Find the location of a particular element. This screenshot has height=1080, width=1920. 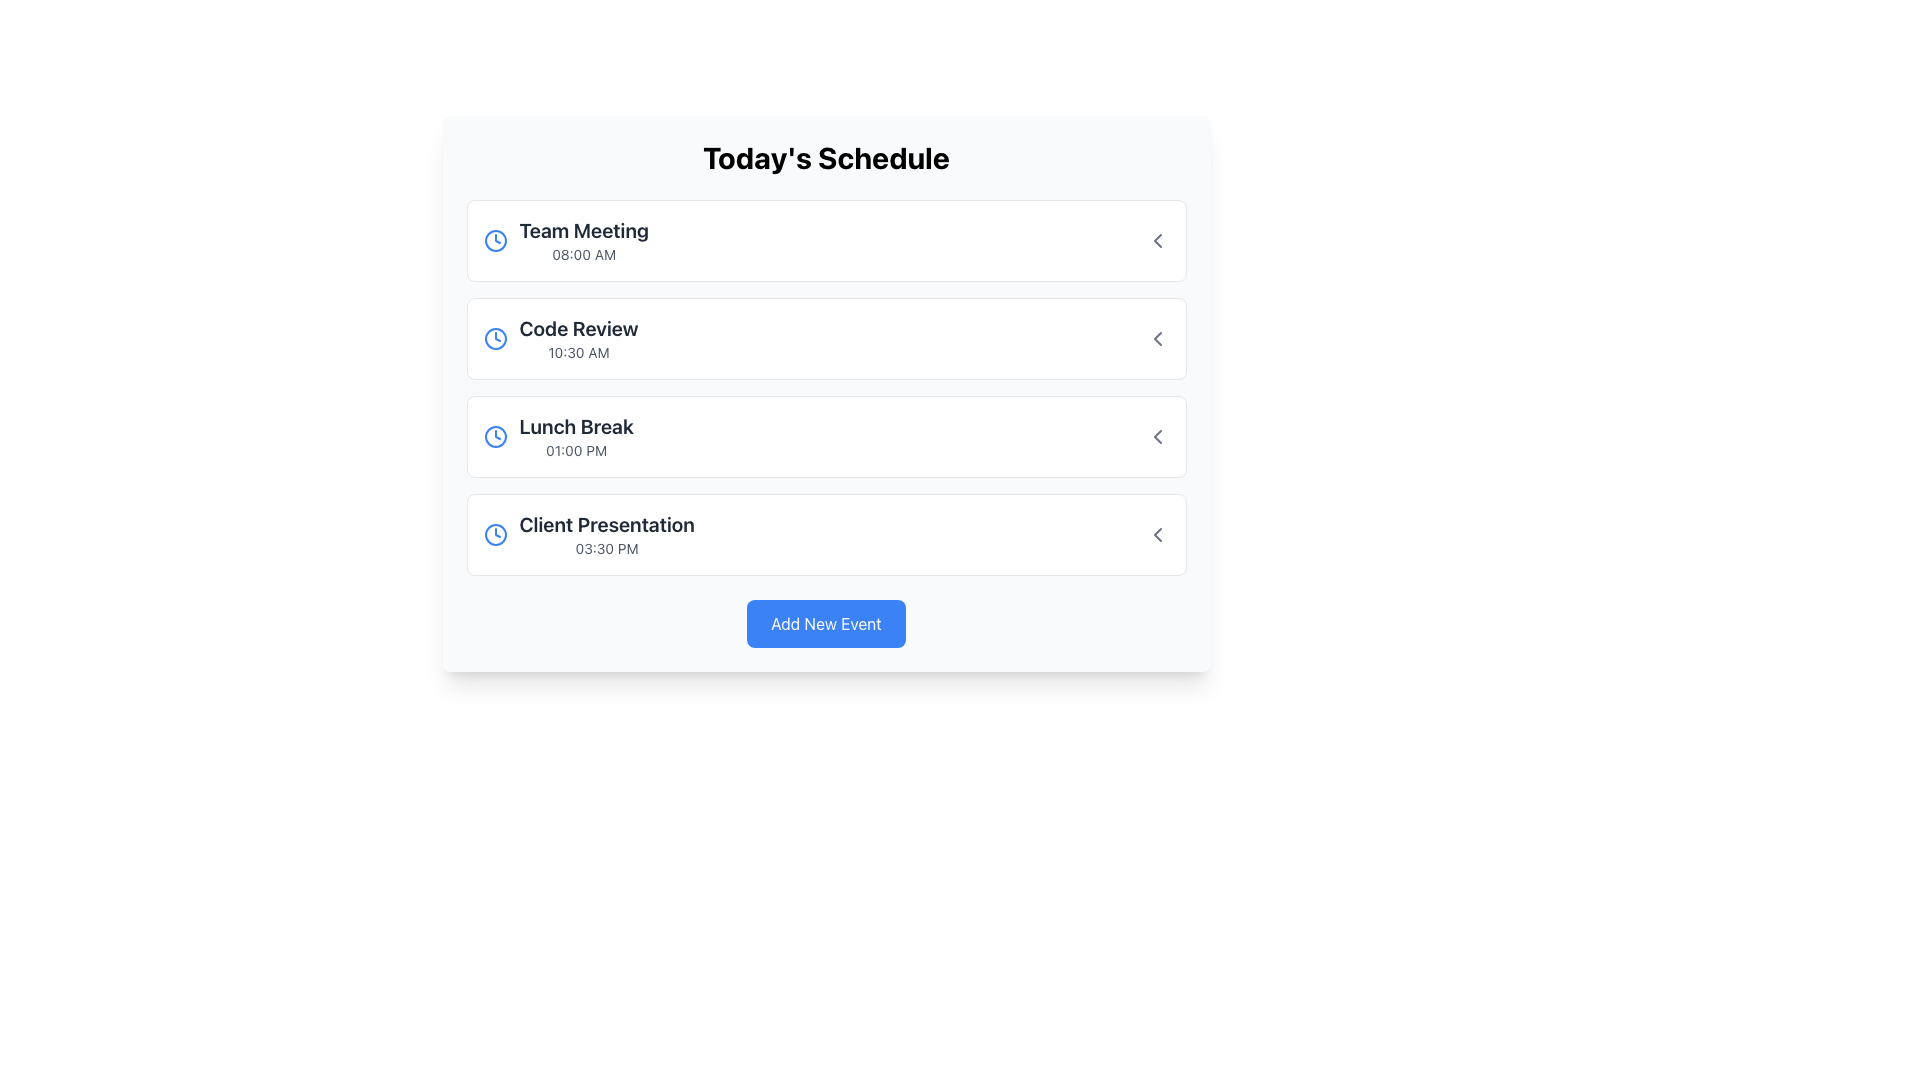

the icon representing the scheduled event time for 'Client Presentation 03:30 PM', located at the leftmost part of the list item is located at coordinates (495, 534).